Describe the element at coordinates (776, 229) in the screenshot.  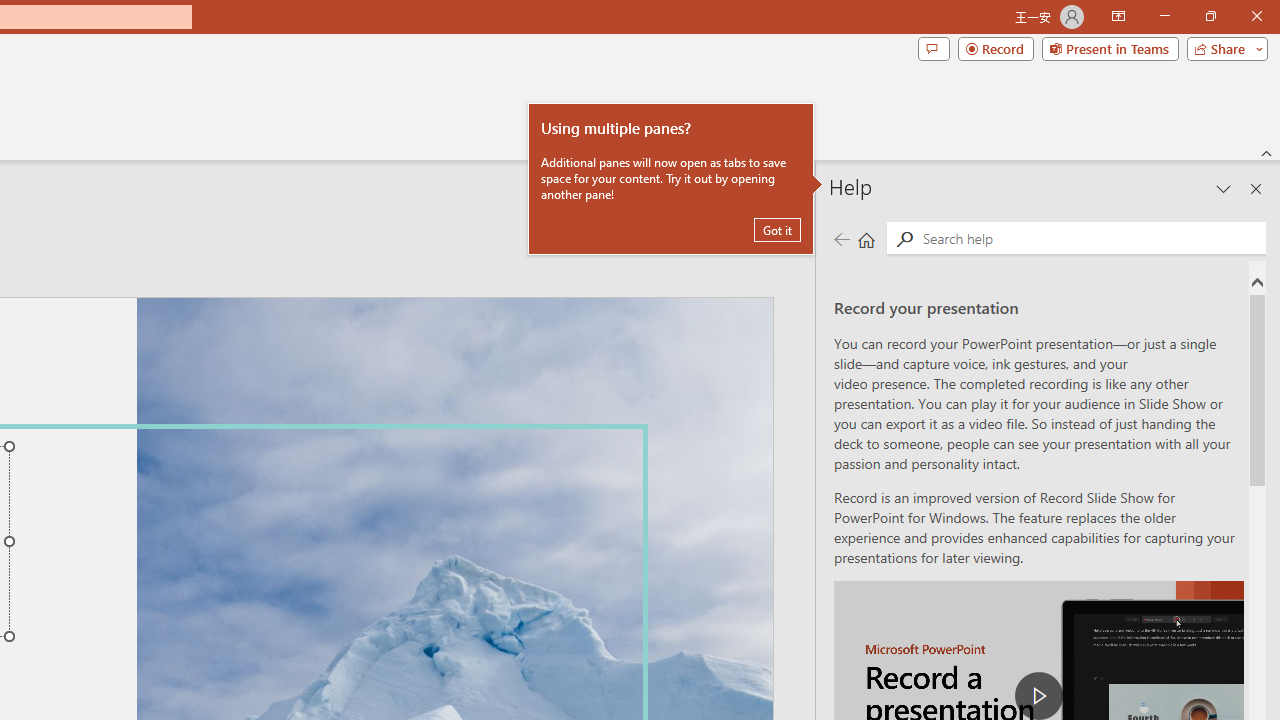
I see `'Got it'` at that location.